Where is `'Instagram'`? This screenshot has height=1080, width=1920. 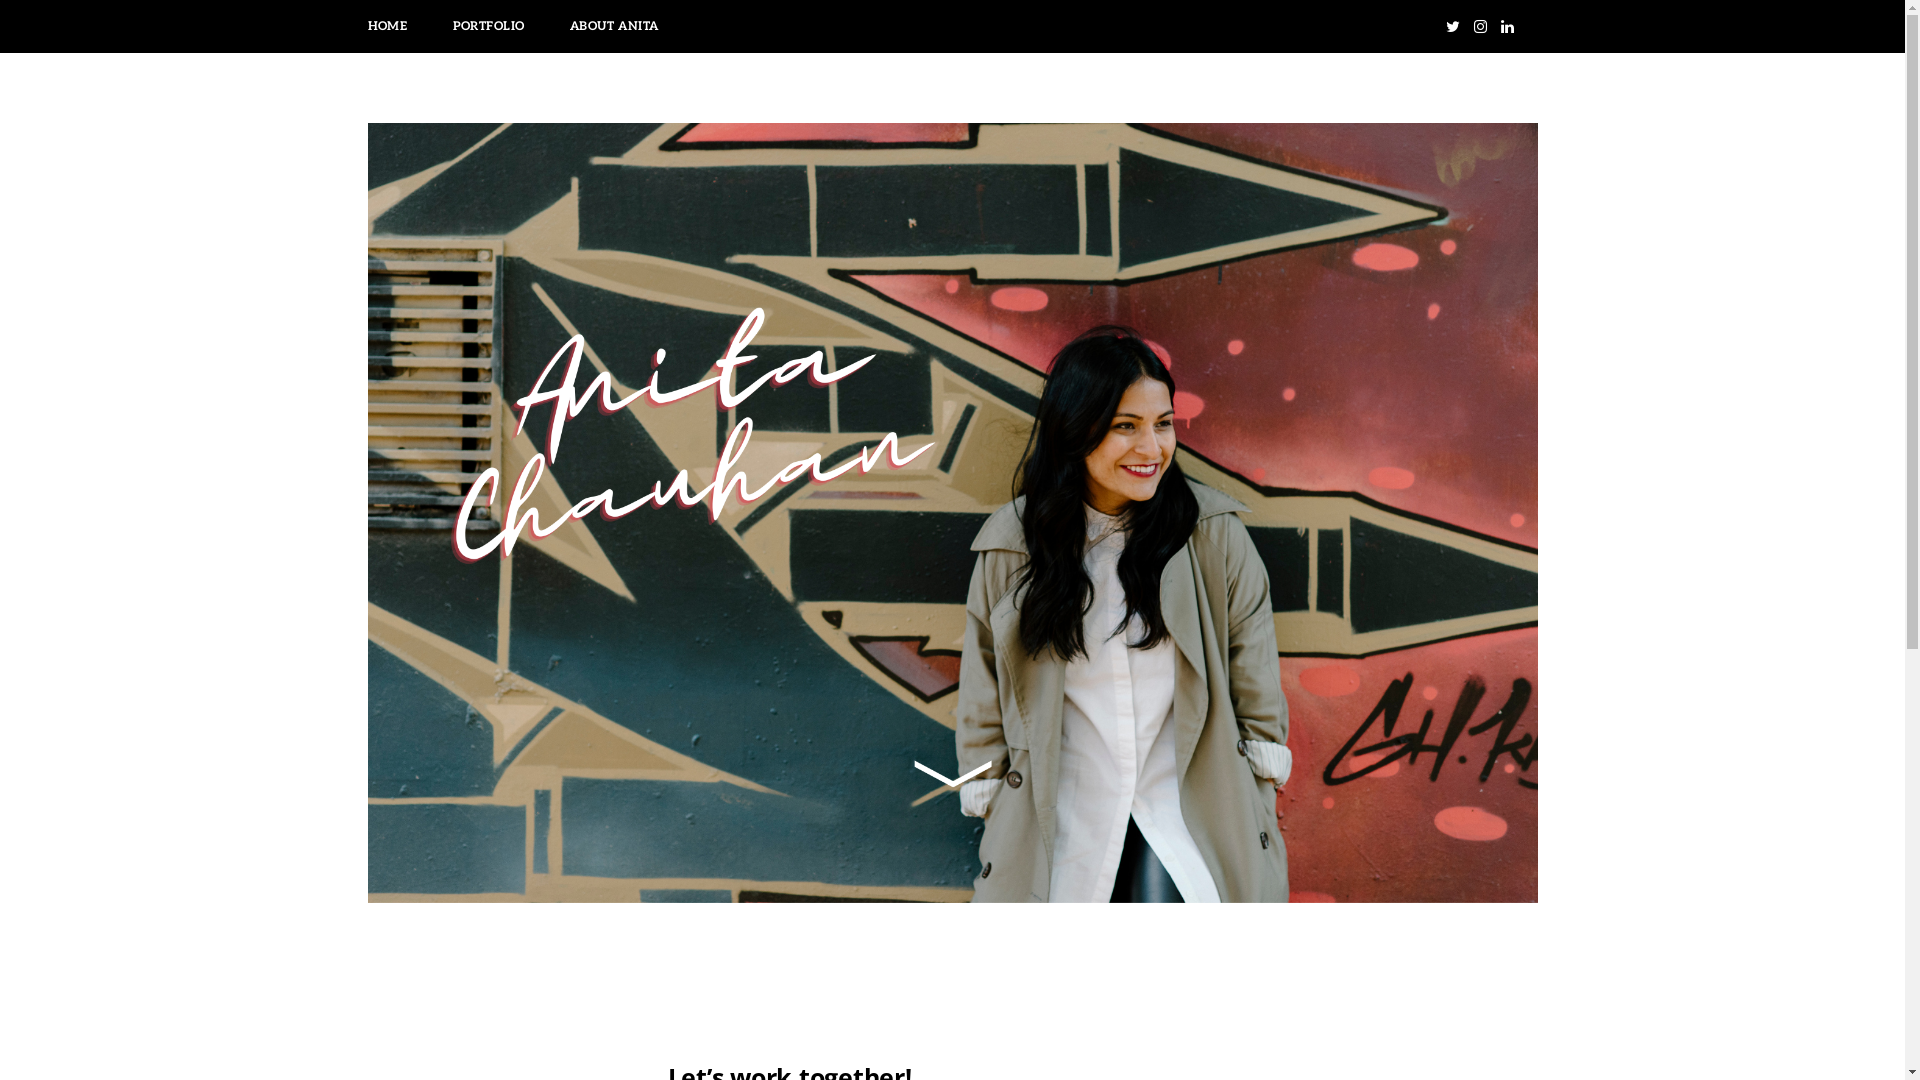
'Instagram' is located at coordinates (1480, 26).